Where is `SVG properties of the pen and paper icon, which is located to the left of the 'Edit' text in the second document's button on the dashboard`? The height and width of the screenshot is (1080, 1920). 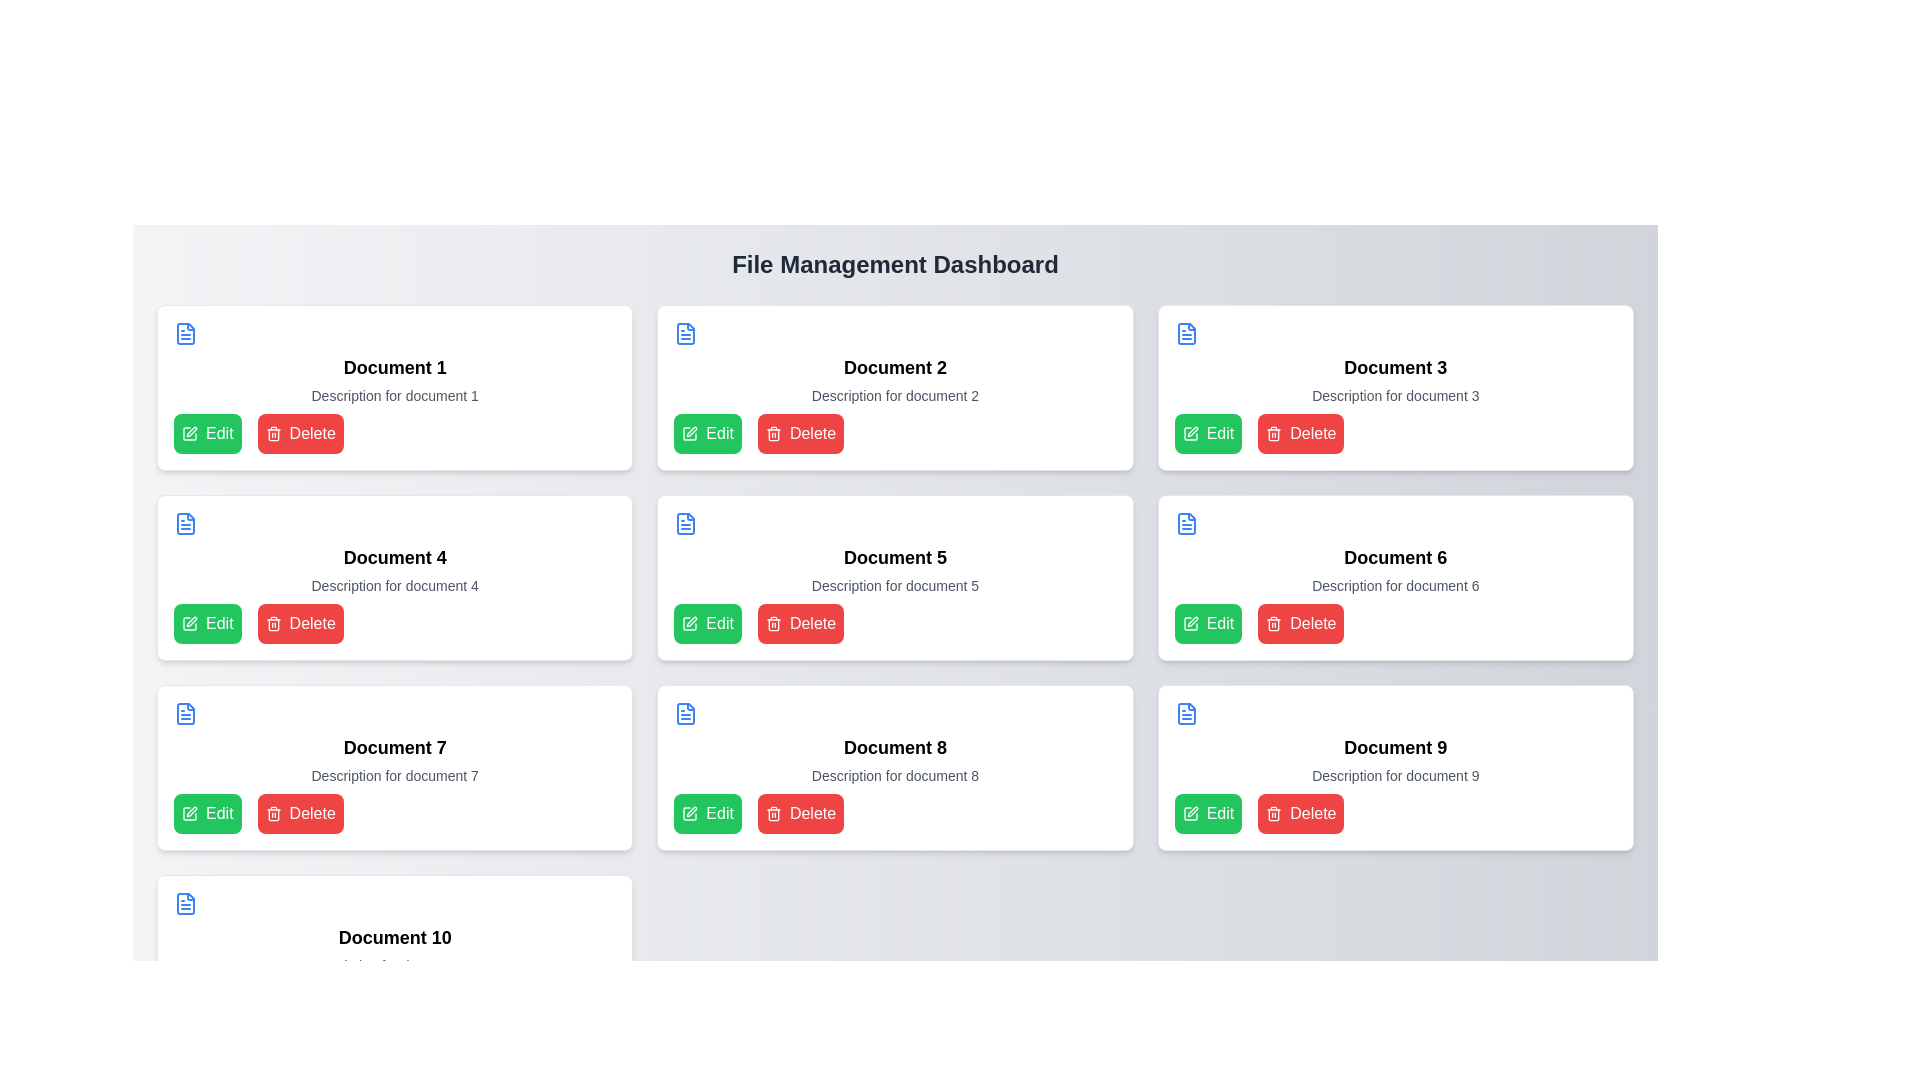 SVG properties of the pen and paper icon, which is located to the left of the 'Edit' text in the second document's button on the dashboard is located at coordinates (690, 623).